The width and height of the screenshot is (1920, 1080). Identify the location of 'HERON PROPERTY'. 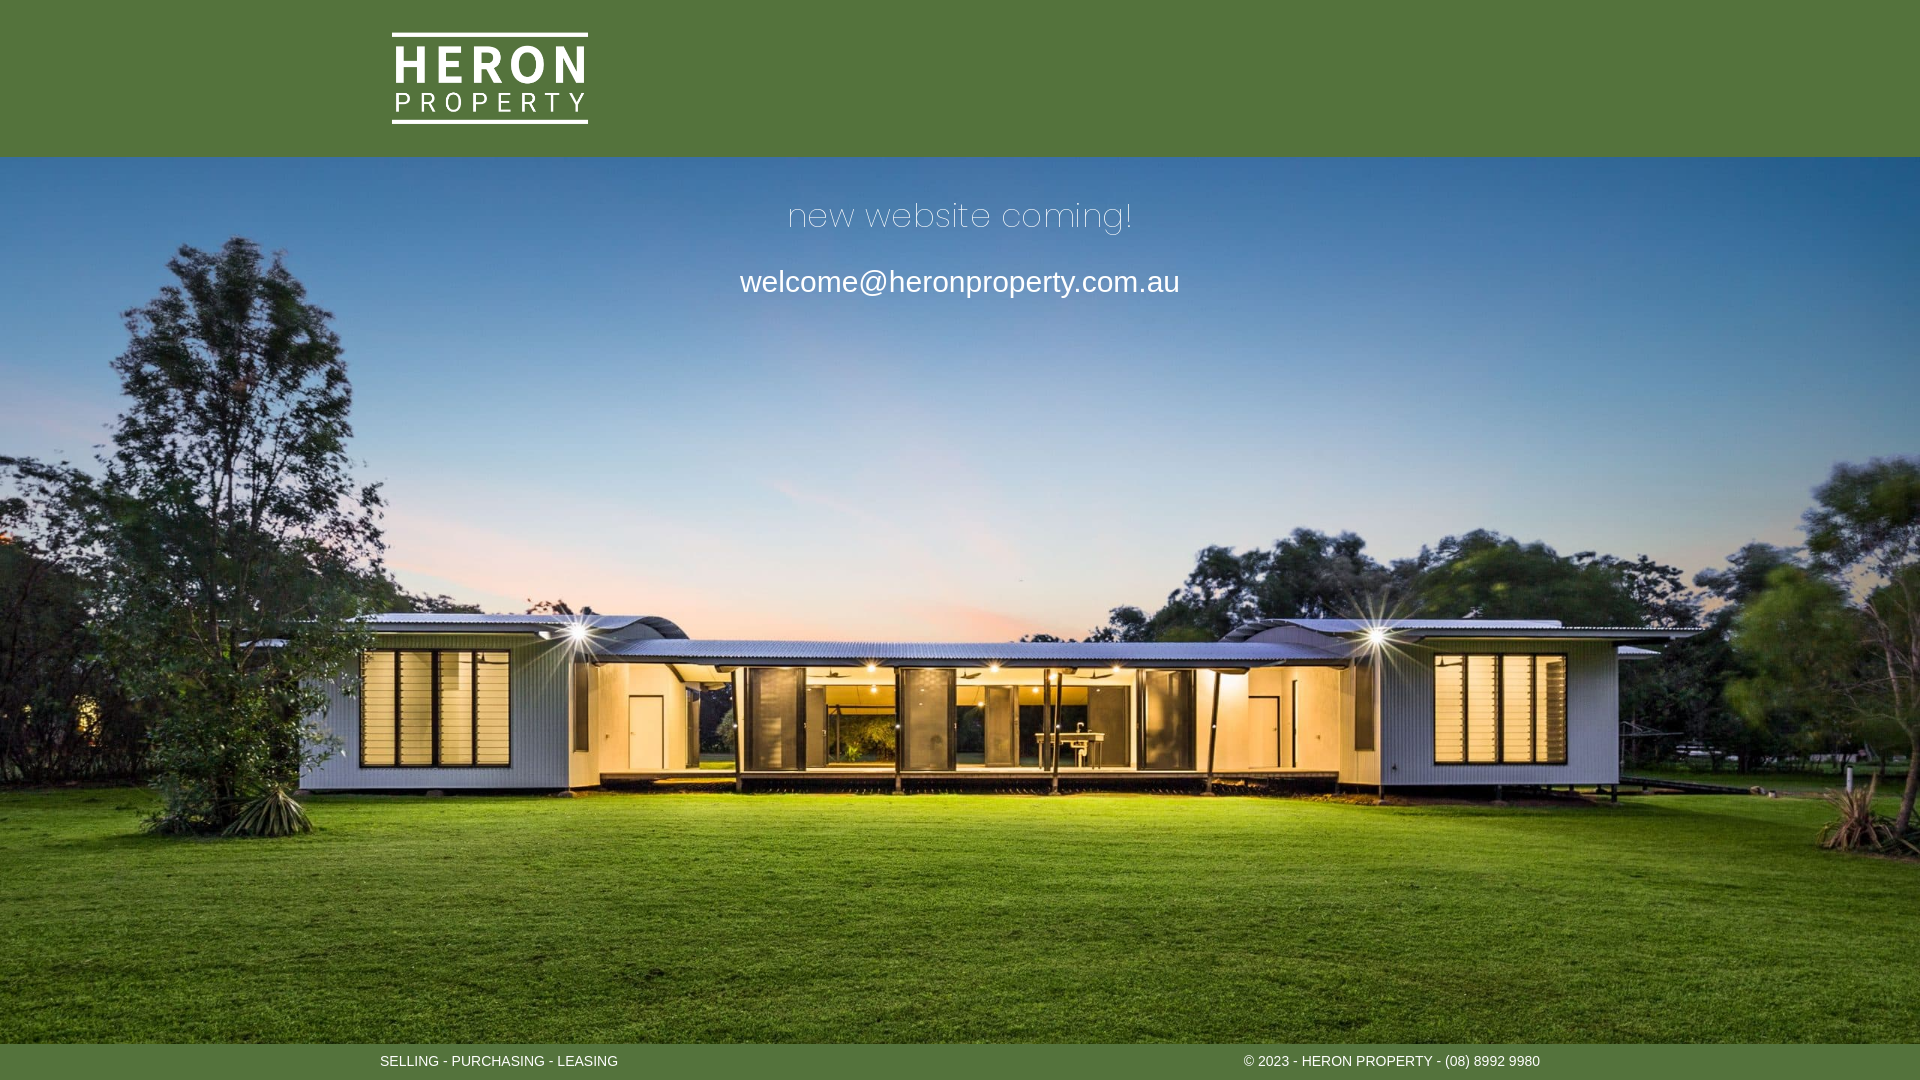
(379, 77).